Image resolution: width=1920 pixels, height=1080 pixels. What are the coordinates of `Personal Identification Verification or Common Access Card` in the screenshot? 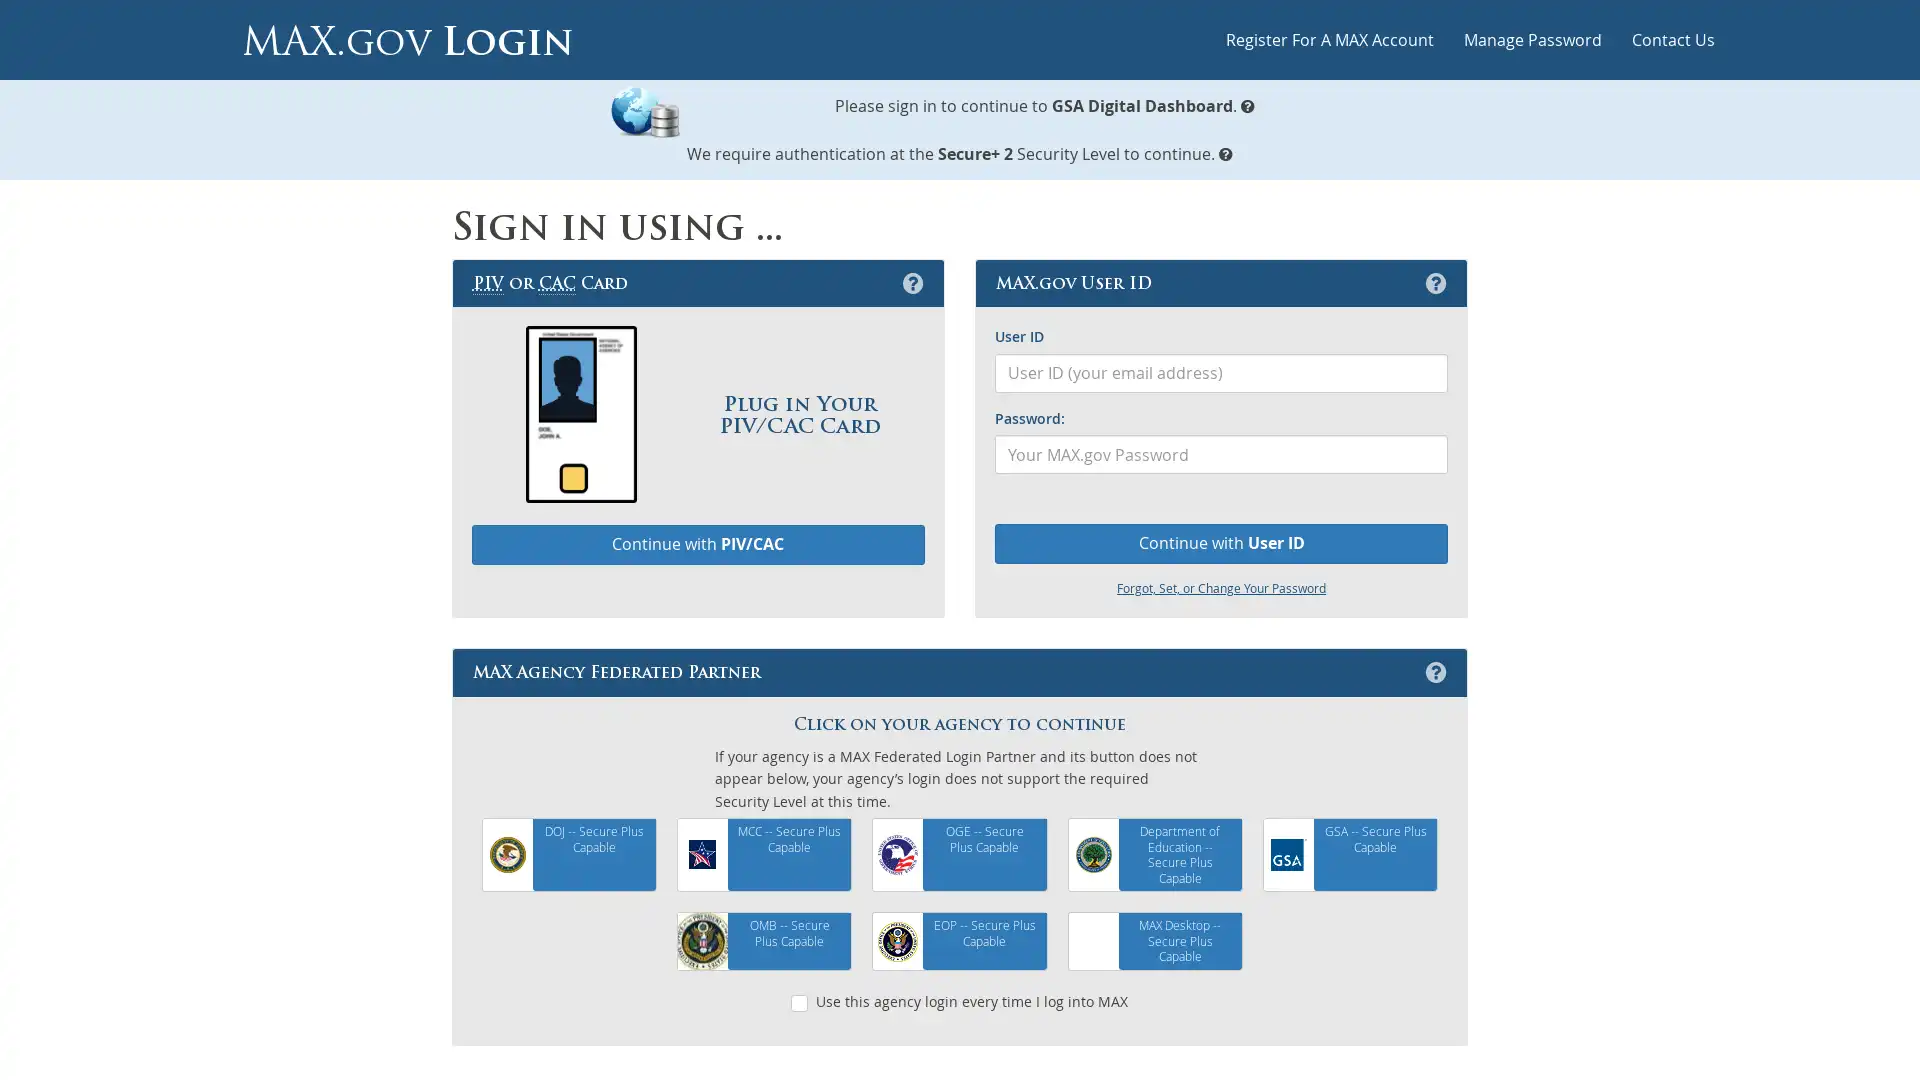 It's located at (911, 281).